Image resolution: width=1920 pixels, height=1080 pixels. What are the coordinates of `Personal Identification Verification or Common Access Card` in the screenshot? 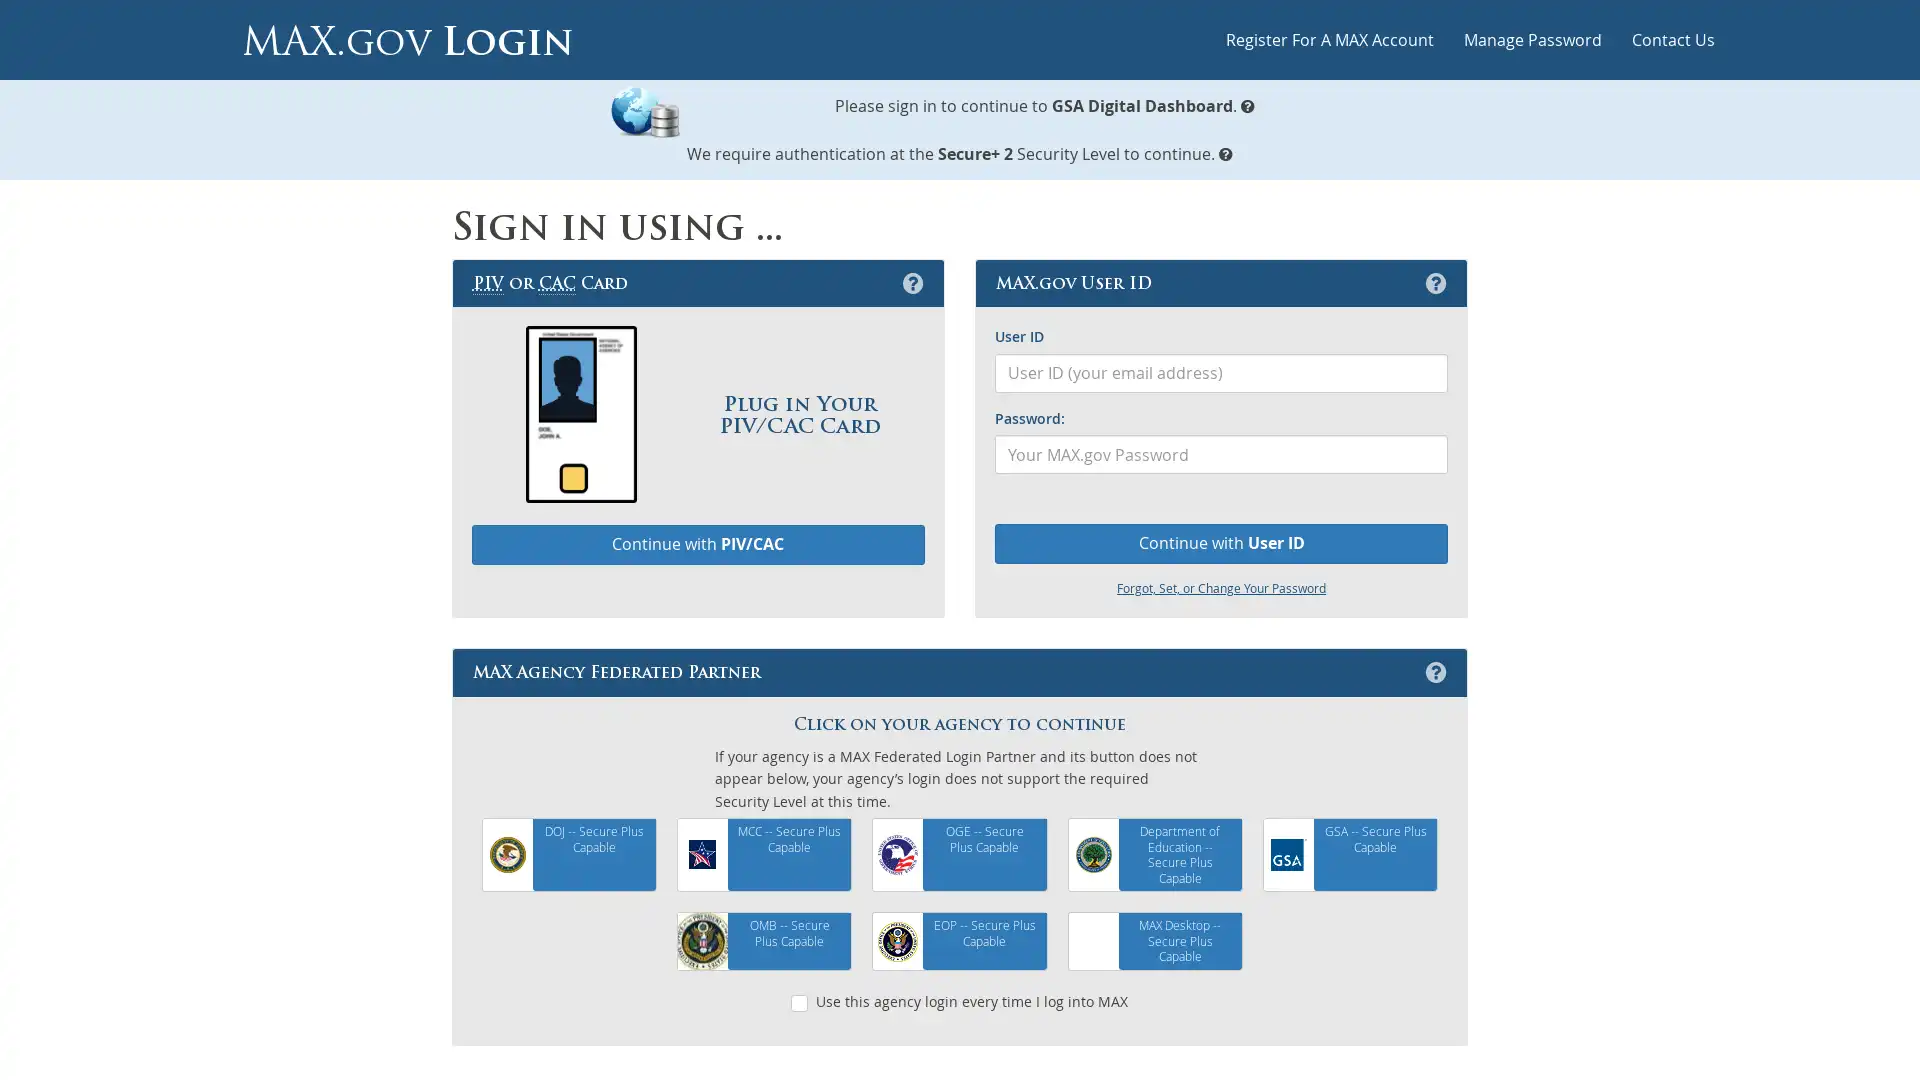 It's located at (911, 281).